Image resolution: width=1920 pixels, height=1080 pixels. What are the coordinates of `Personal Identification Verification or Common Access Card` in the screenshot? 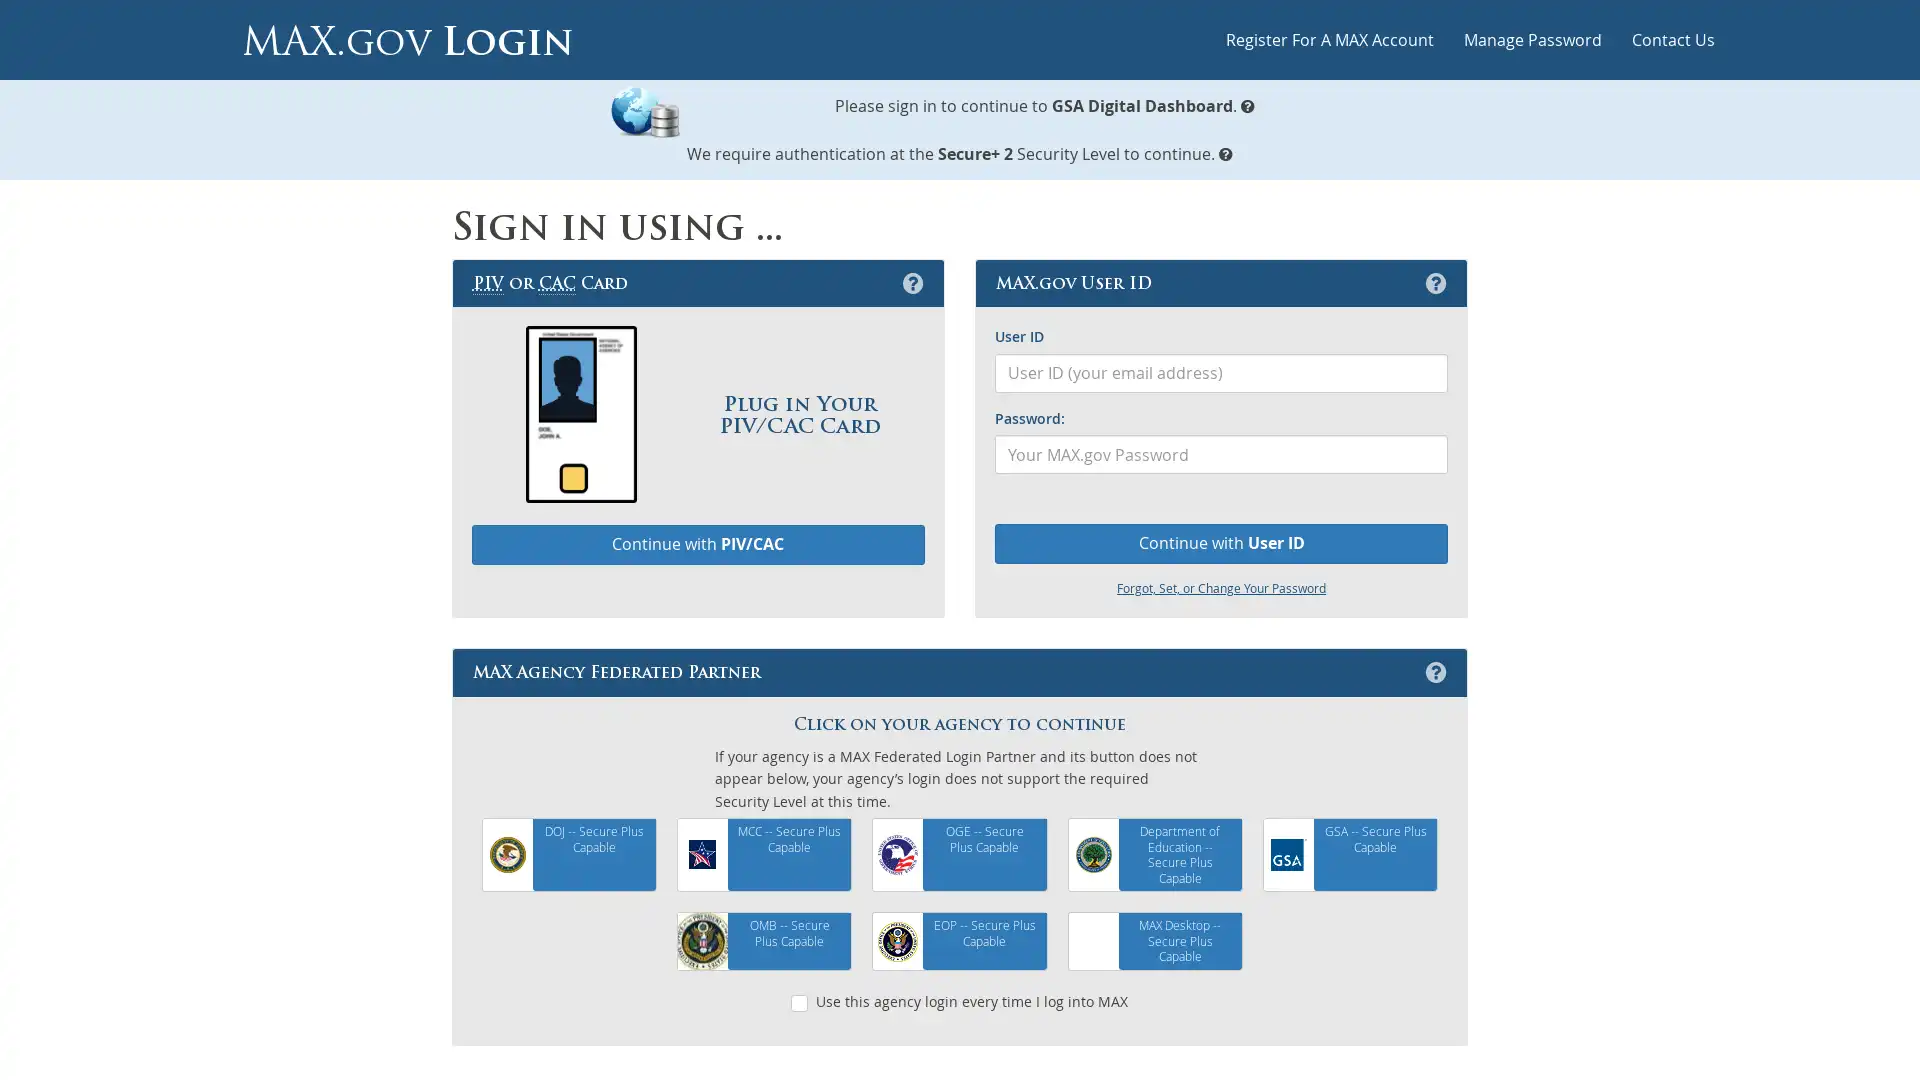 It's located at (911, 281).